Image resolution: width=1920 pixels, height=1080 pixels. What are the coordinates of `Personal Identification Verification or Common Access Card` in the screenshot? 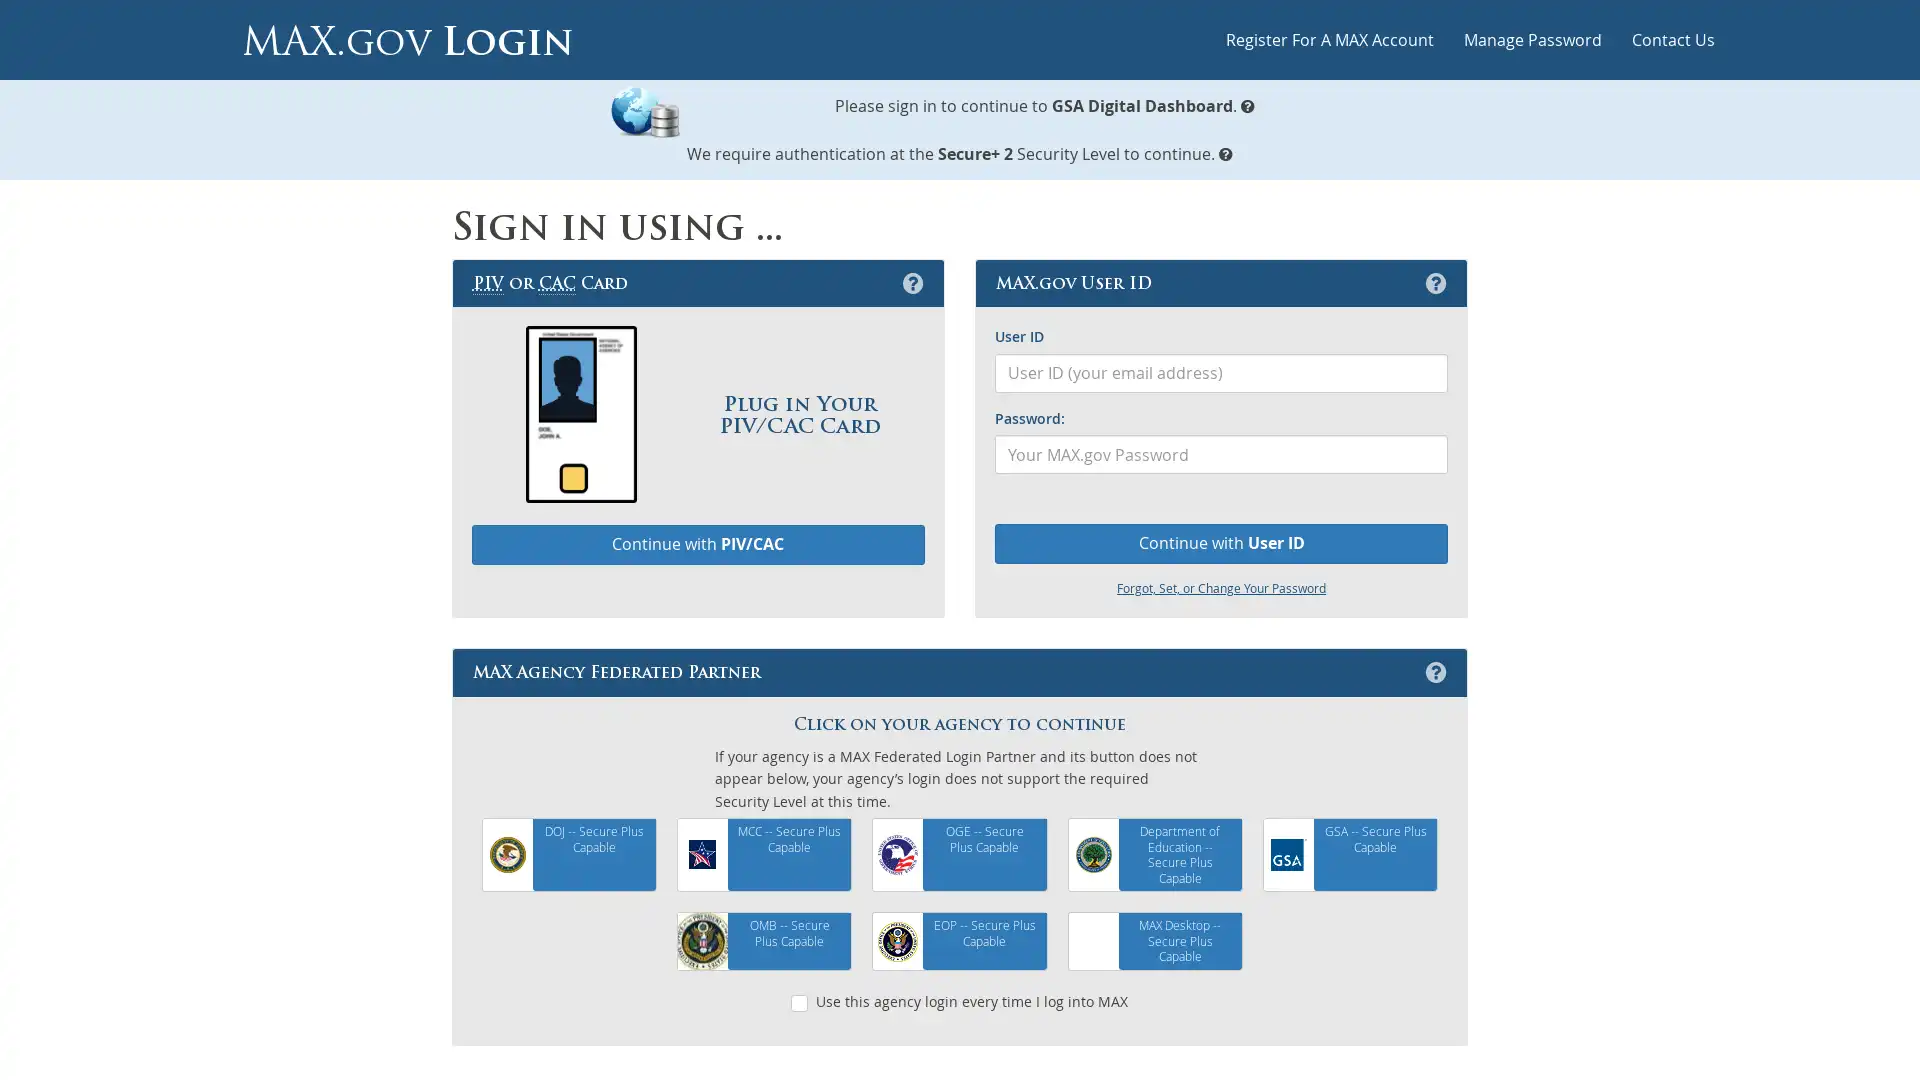 It's located at (911, 281).